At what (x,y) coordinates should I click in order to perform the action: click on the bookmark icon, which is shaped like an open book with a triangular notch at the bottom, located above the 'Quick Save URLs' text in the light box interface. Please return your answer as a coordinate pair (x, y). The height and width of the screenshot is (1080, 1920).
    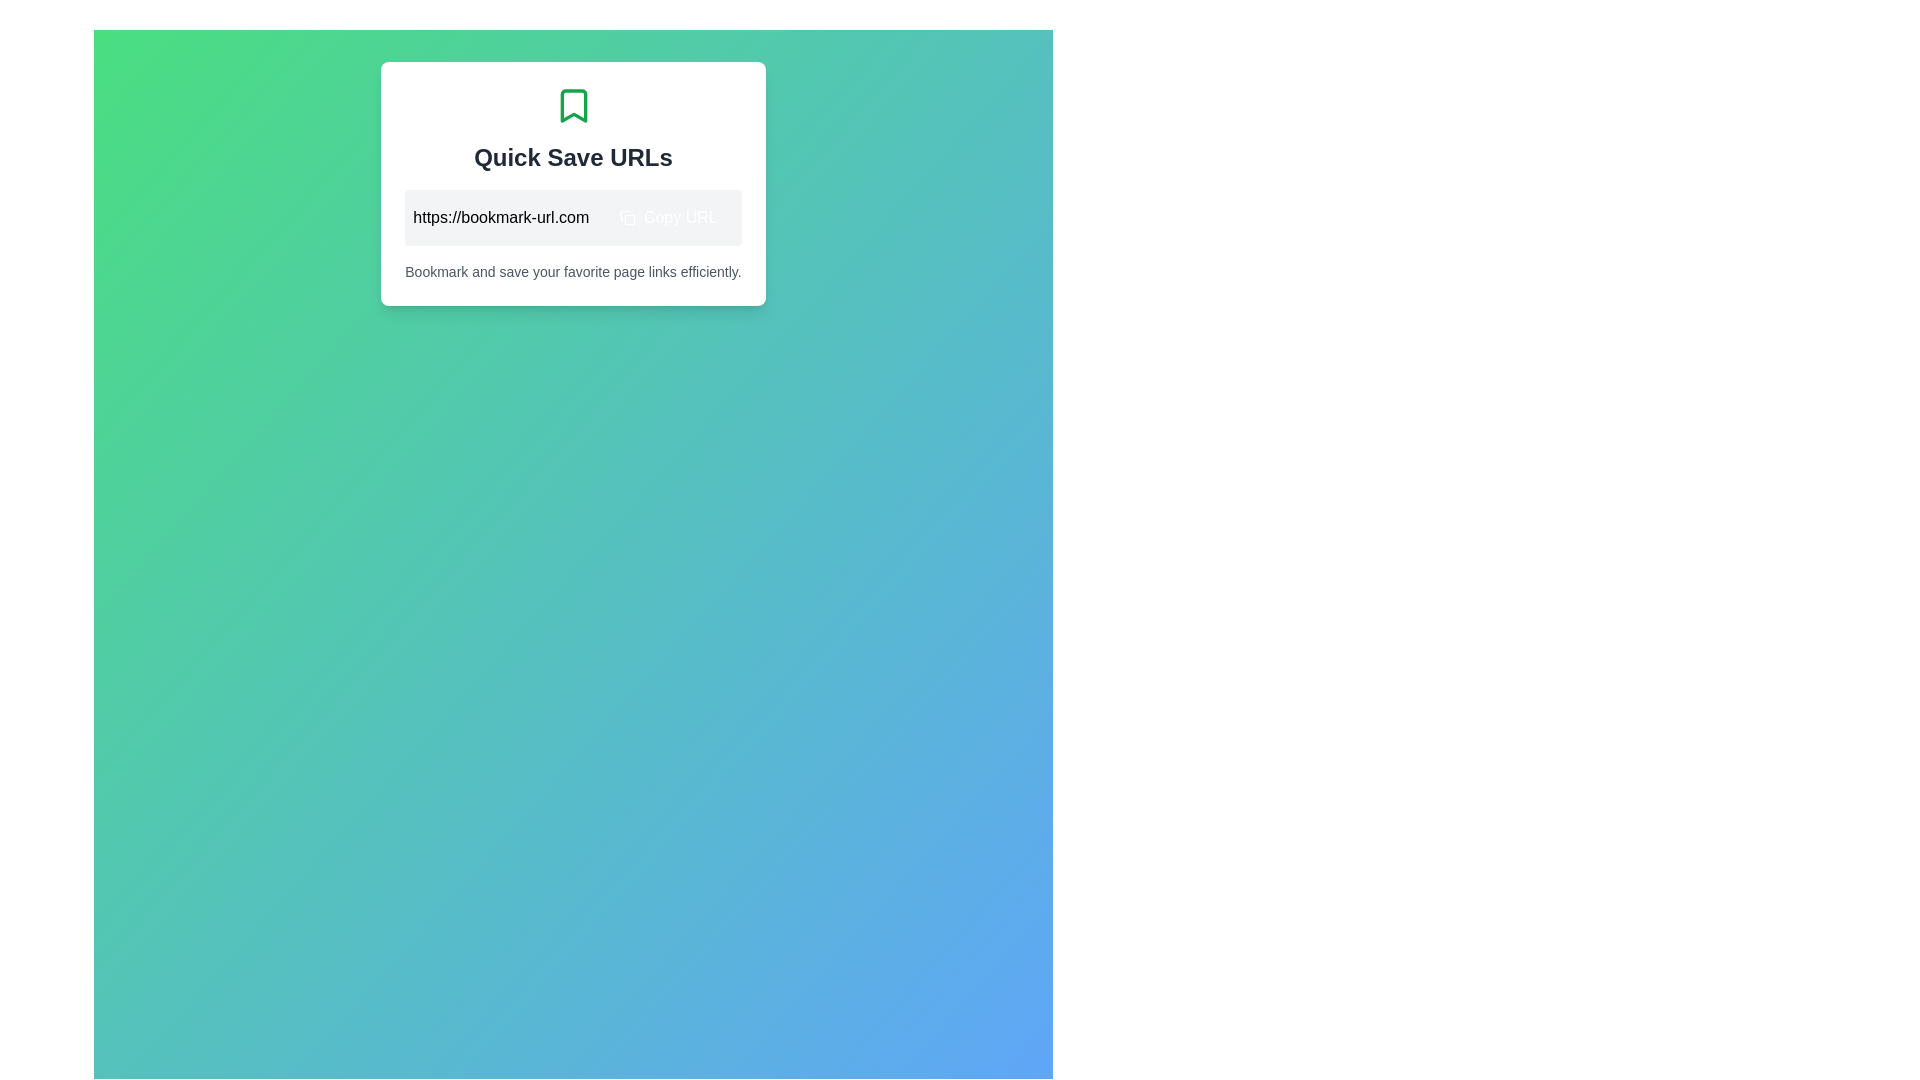
    Looking at the image, I should click on (572, 105).